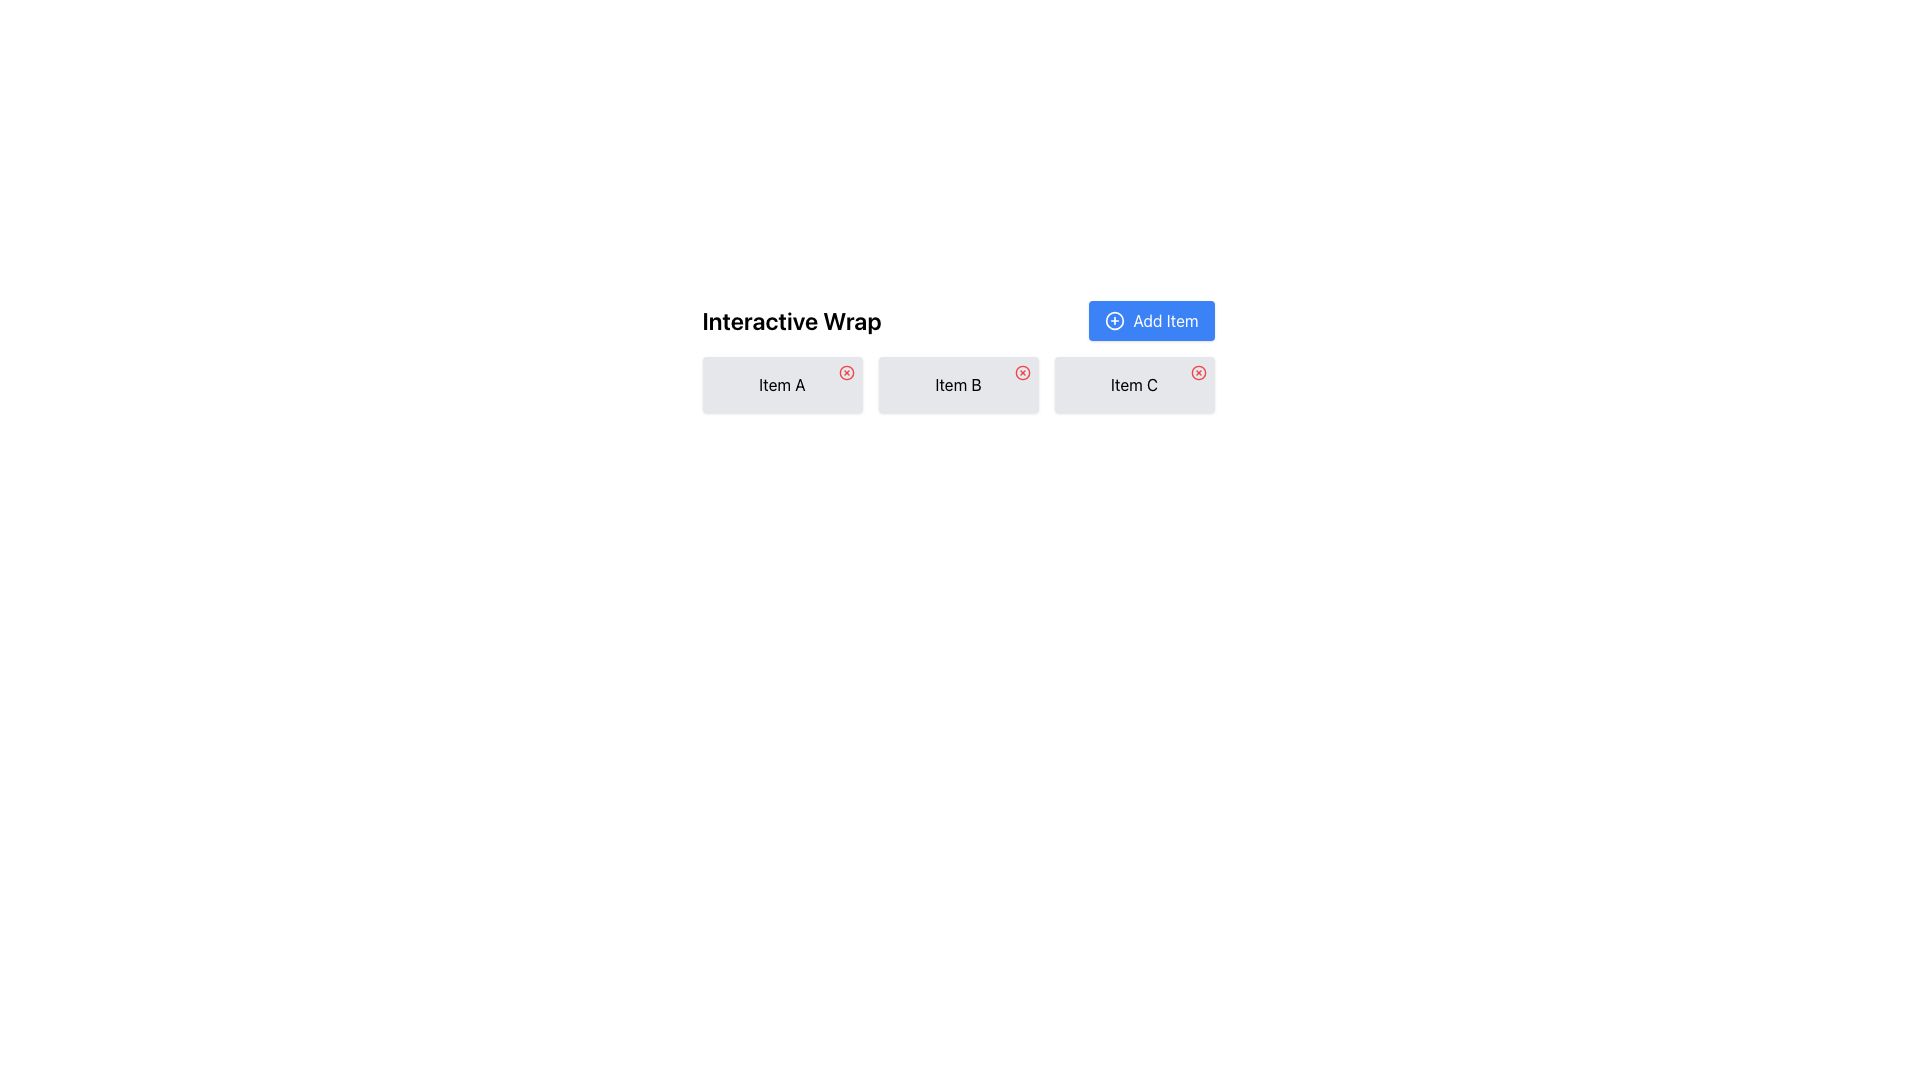  What do you see at coordinates (1198, 373) in the screenshot?
I see `the delete button located in the top-right corner of the 'Item C' box` at bounding box center [1198, 373].